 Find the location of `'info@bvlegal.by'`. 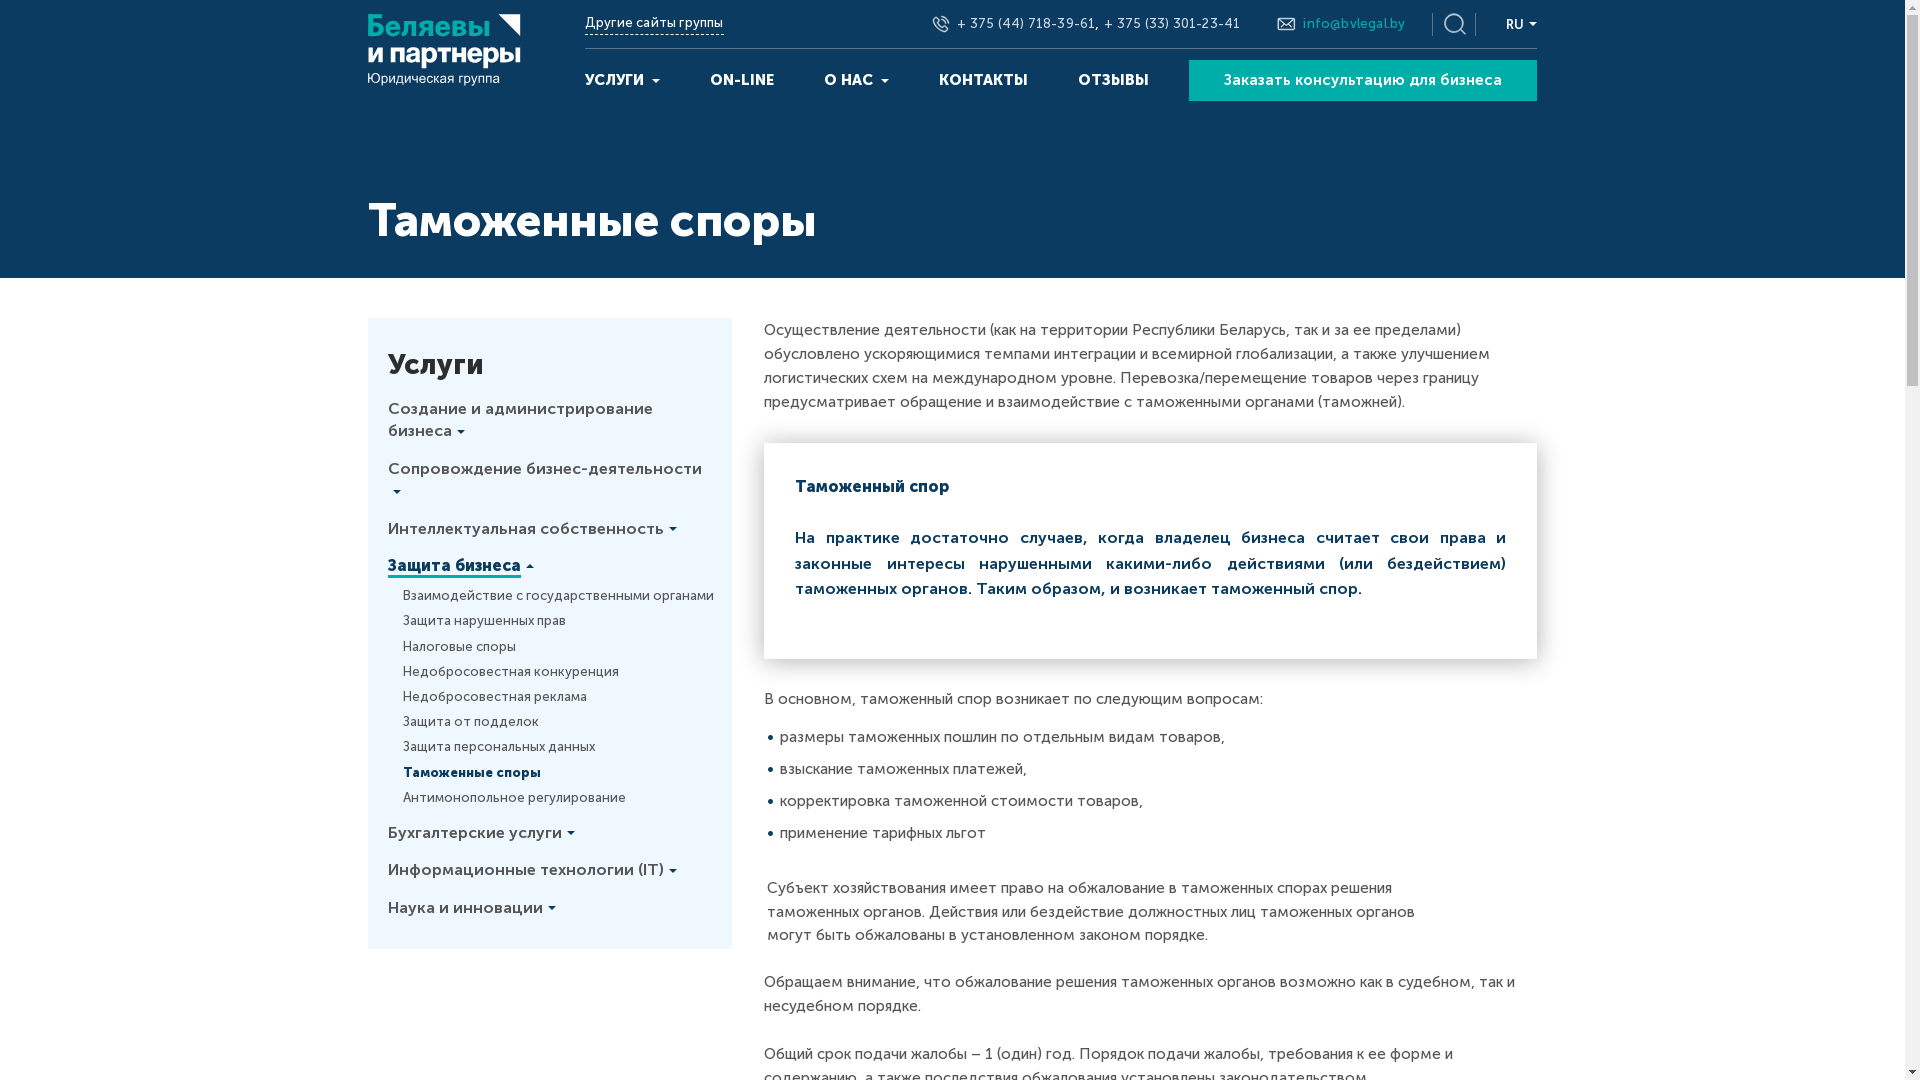

'info@bvlegal.by' is located at coordinates (1302, 23).